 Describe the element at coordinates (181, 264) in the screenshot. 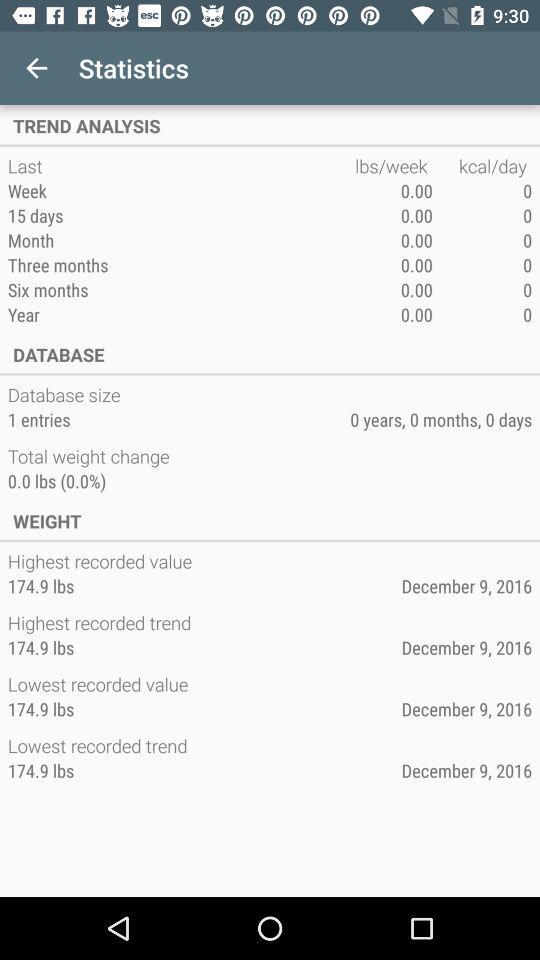

I see `the item below the month icon` at that location.